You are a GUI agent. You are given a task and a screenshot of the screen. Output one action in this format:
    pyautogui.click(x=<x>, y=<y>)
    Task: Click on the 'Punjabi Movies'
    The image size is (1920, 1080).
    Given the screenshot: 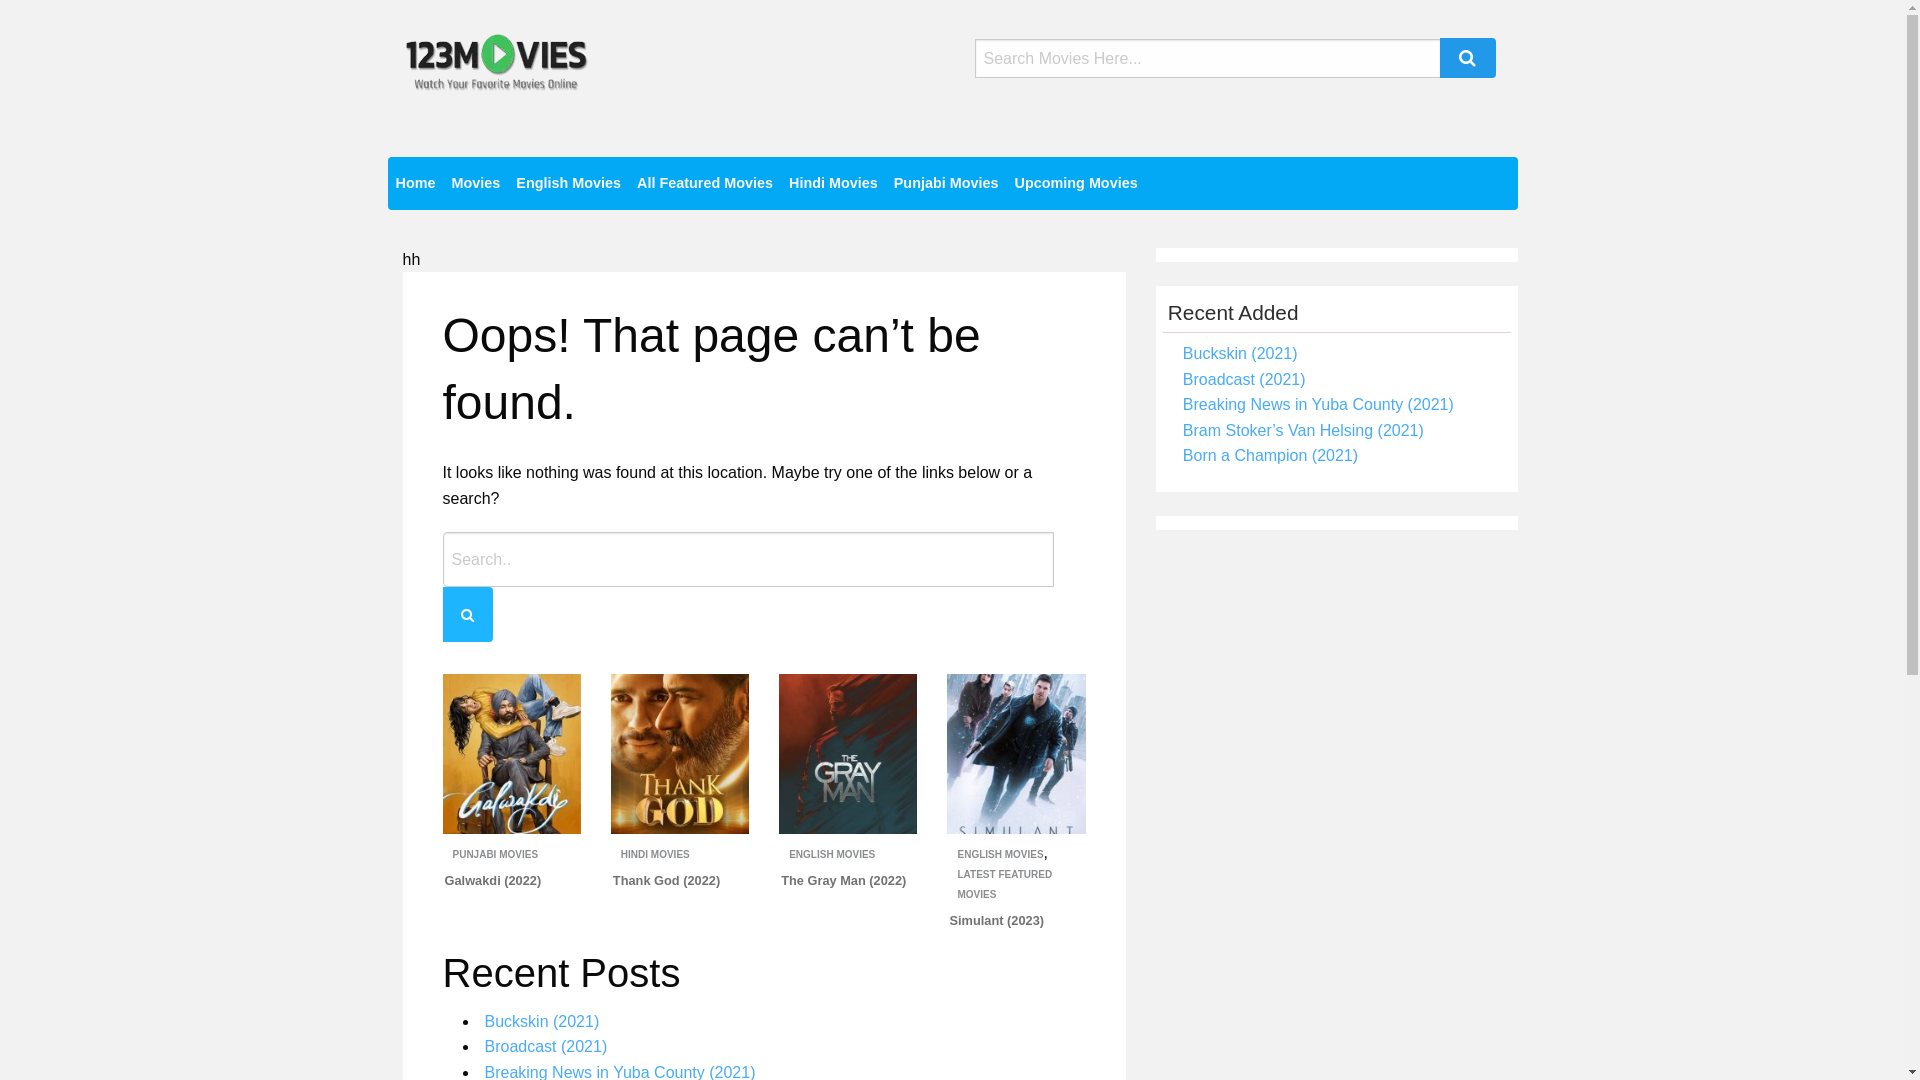 What is the action you would take?
    pyautogui.click(x=945, y=183)
    